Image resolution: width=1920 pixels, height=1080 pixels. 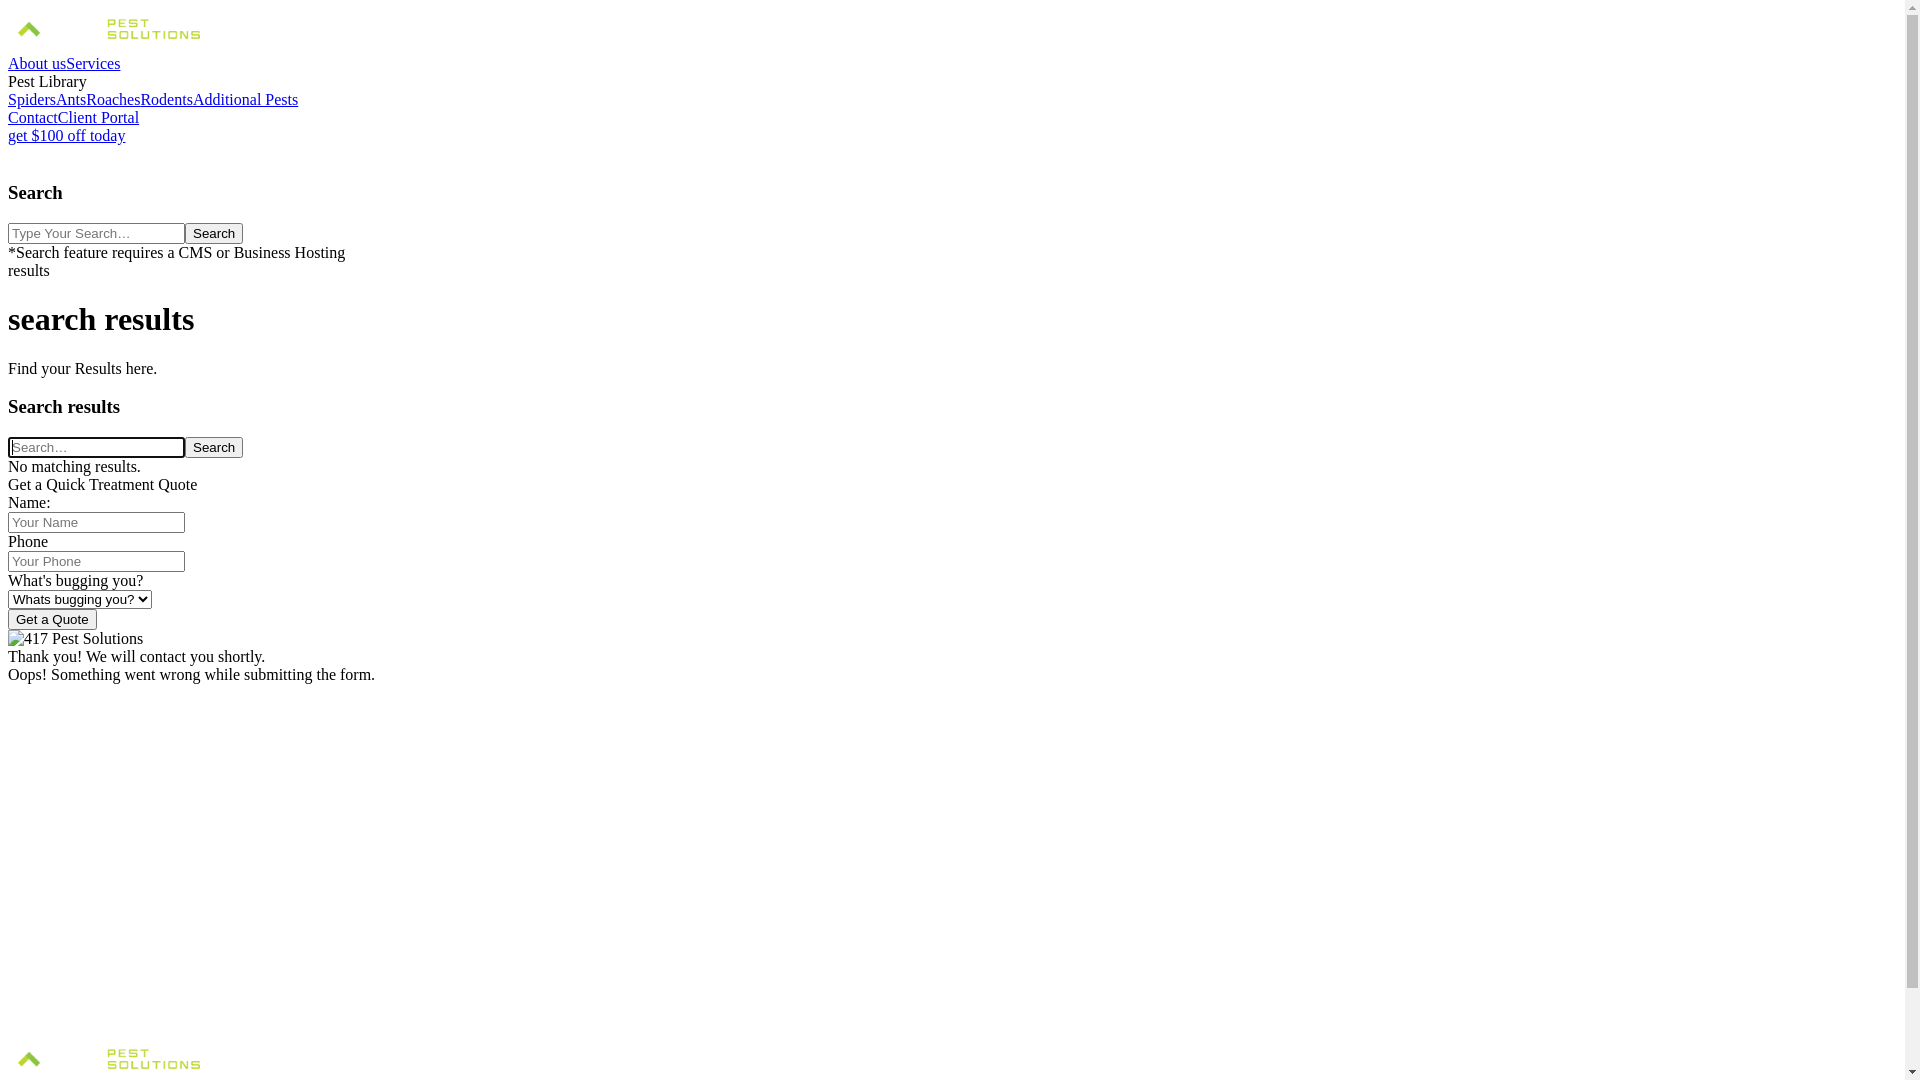 What do you see at coordinates (66, 135) in the screenshot?
I see `'get $100 off today'` at bounding box center [66, 135].